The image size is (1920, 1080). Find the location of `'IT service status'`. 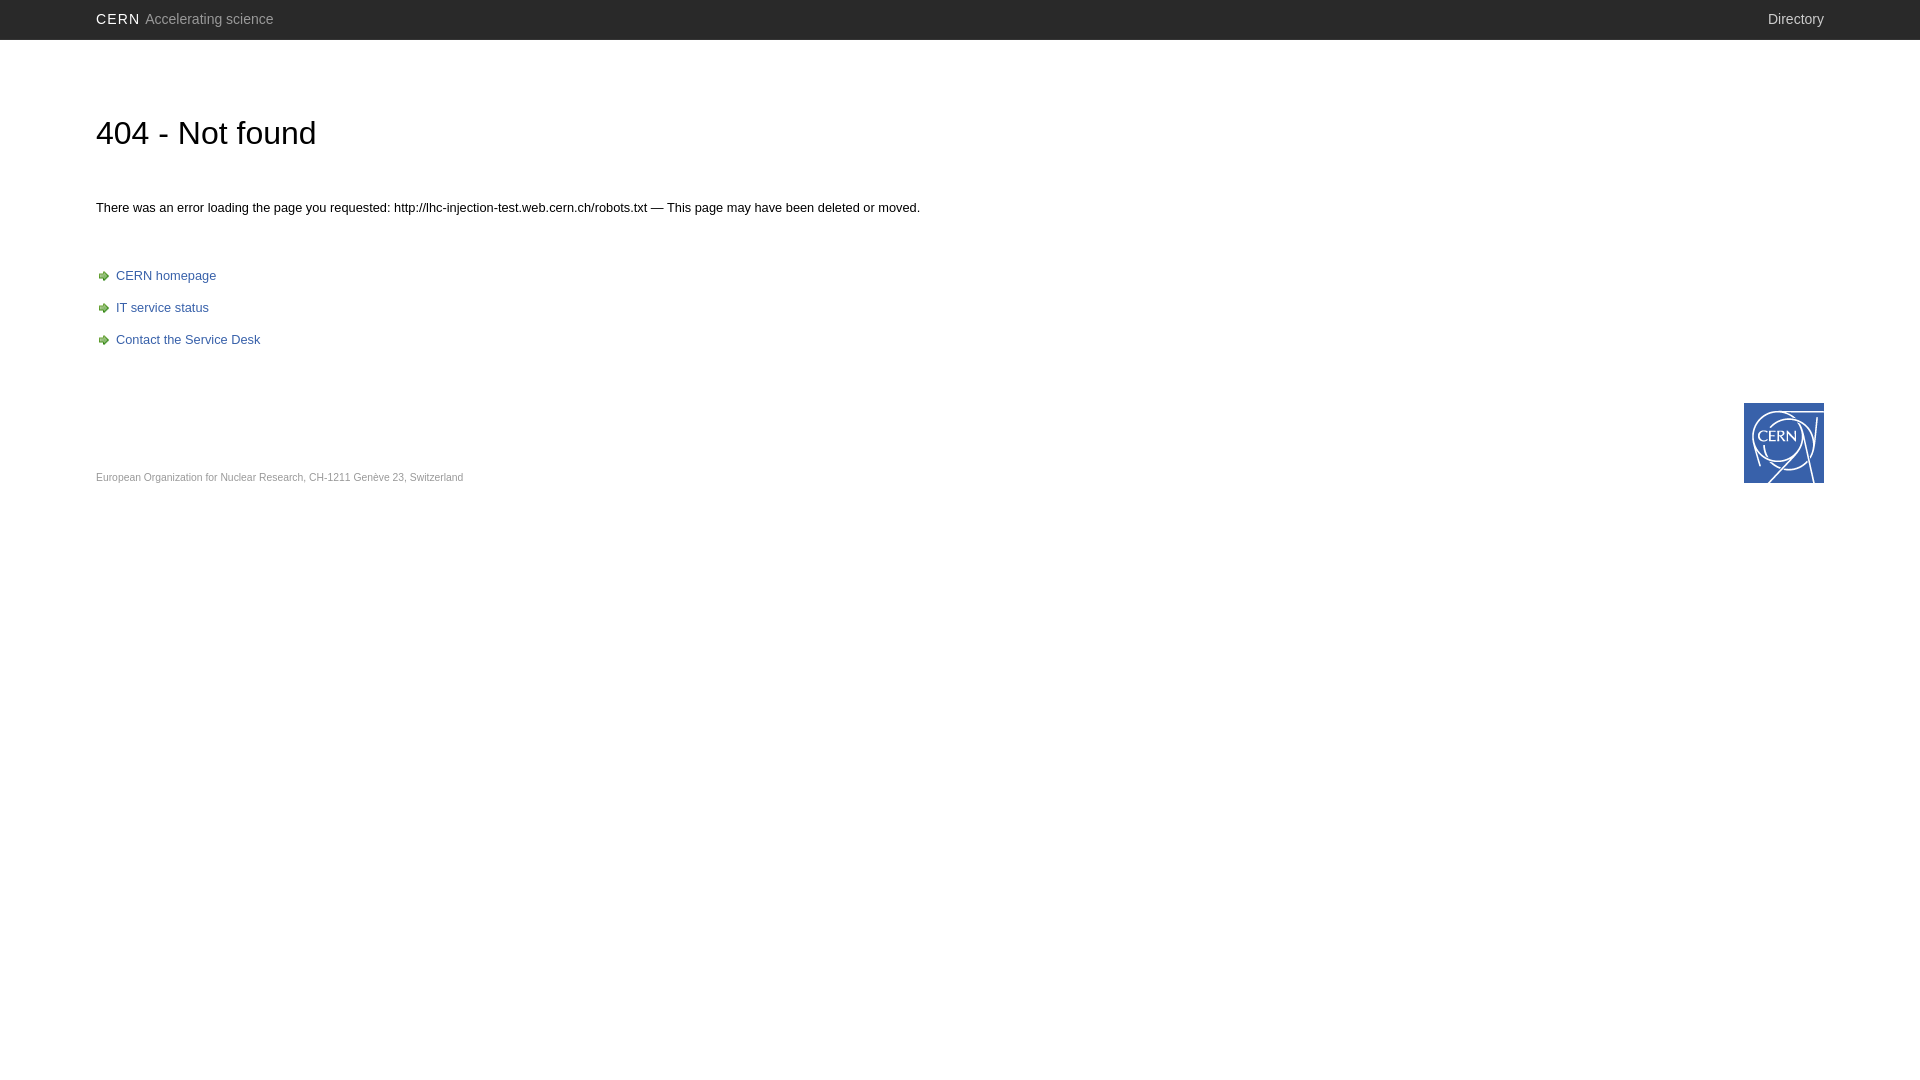

'IT service status' is located at coordinates (151, 307).